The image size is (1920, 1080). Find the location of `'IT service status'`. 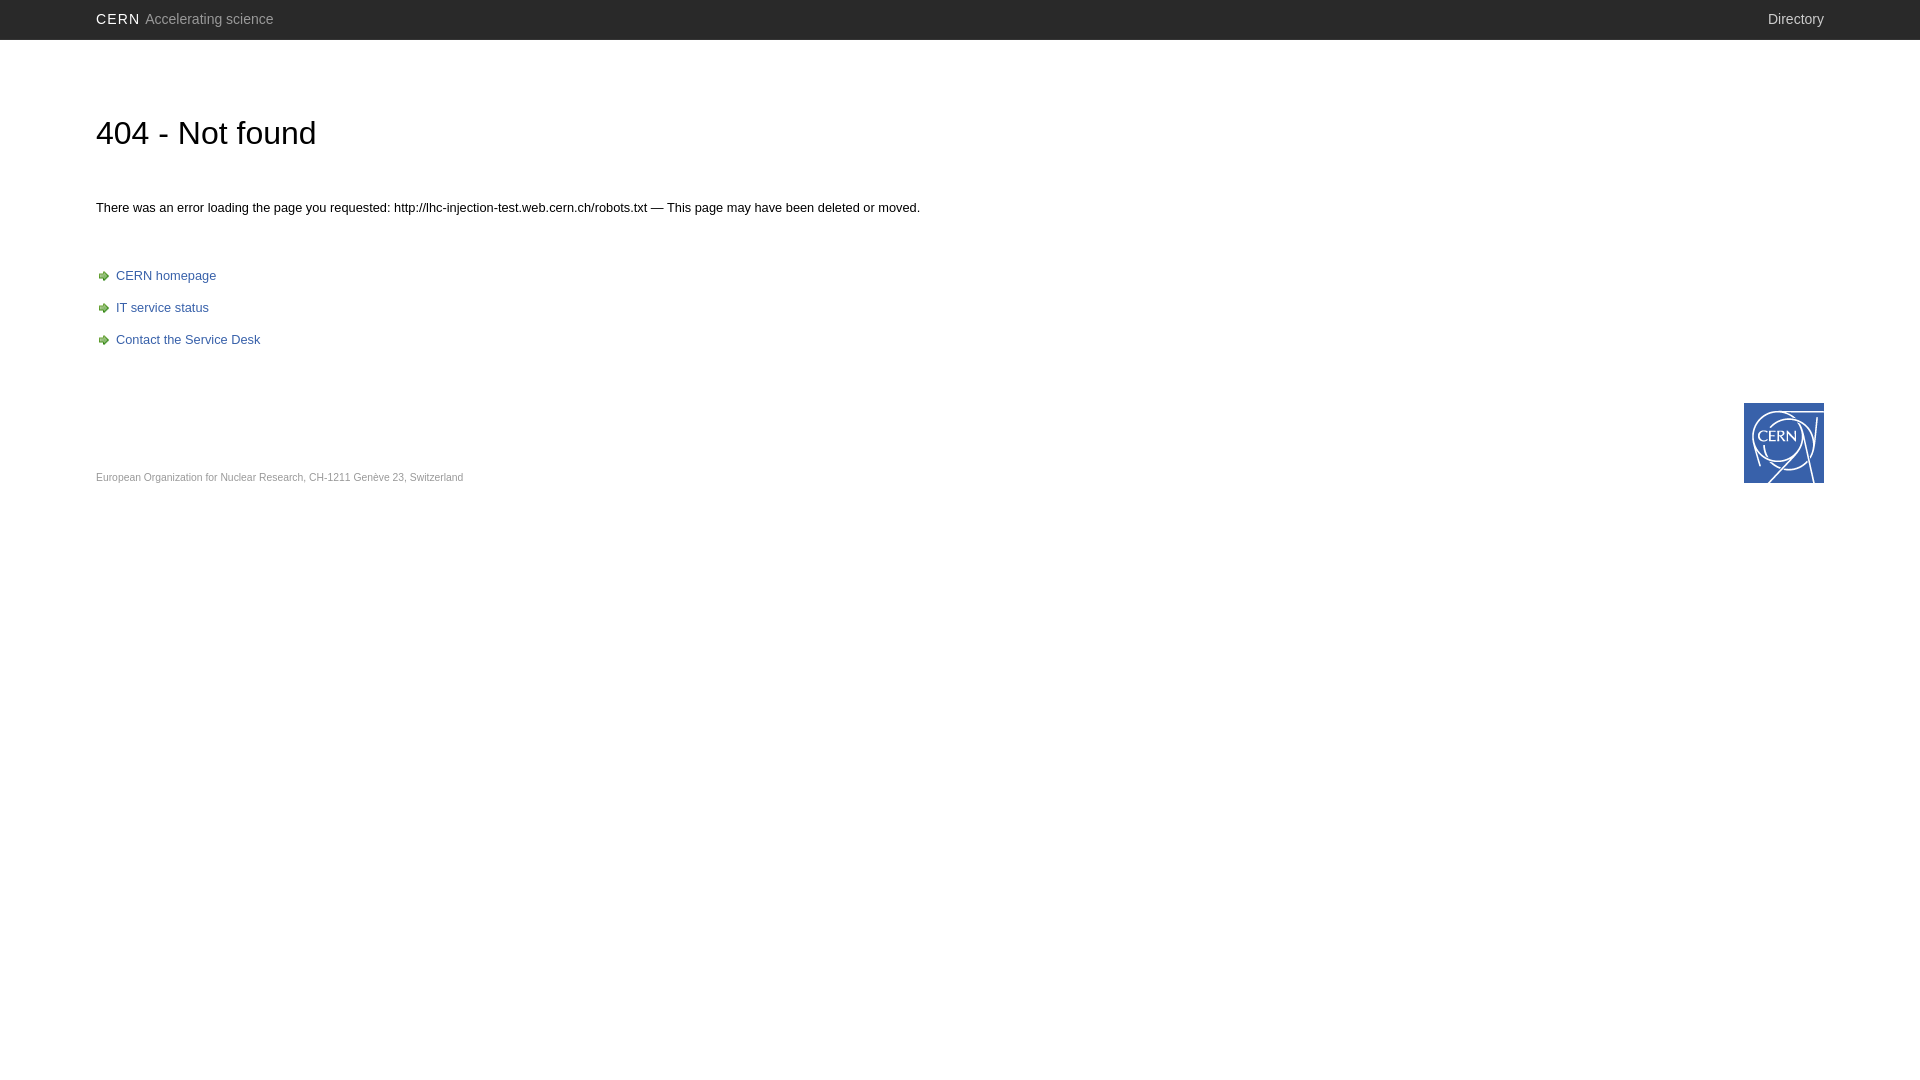

'IT service status' is located at coordinates (151, 307).